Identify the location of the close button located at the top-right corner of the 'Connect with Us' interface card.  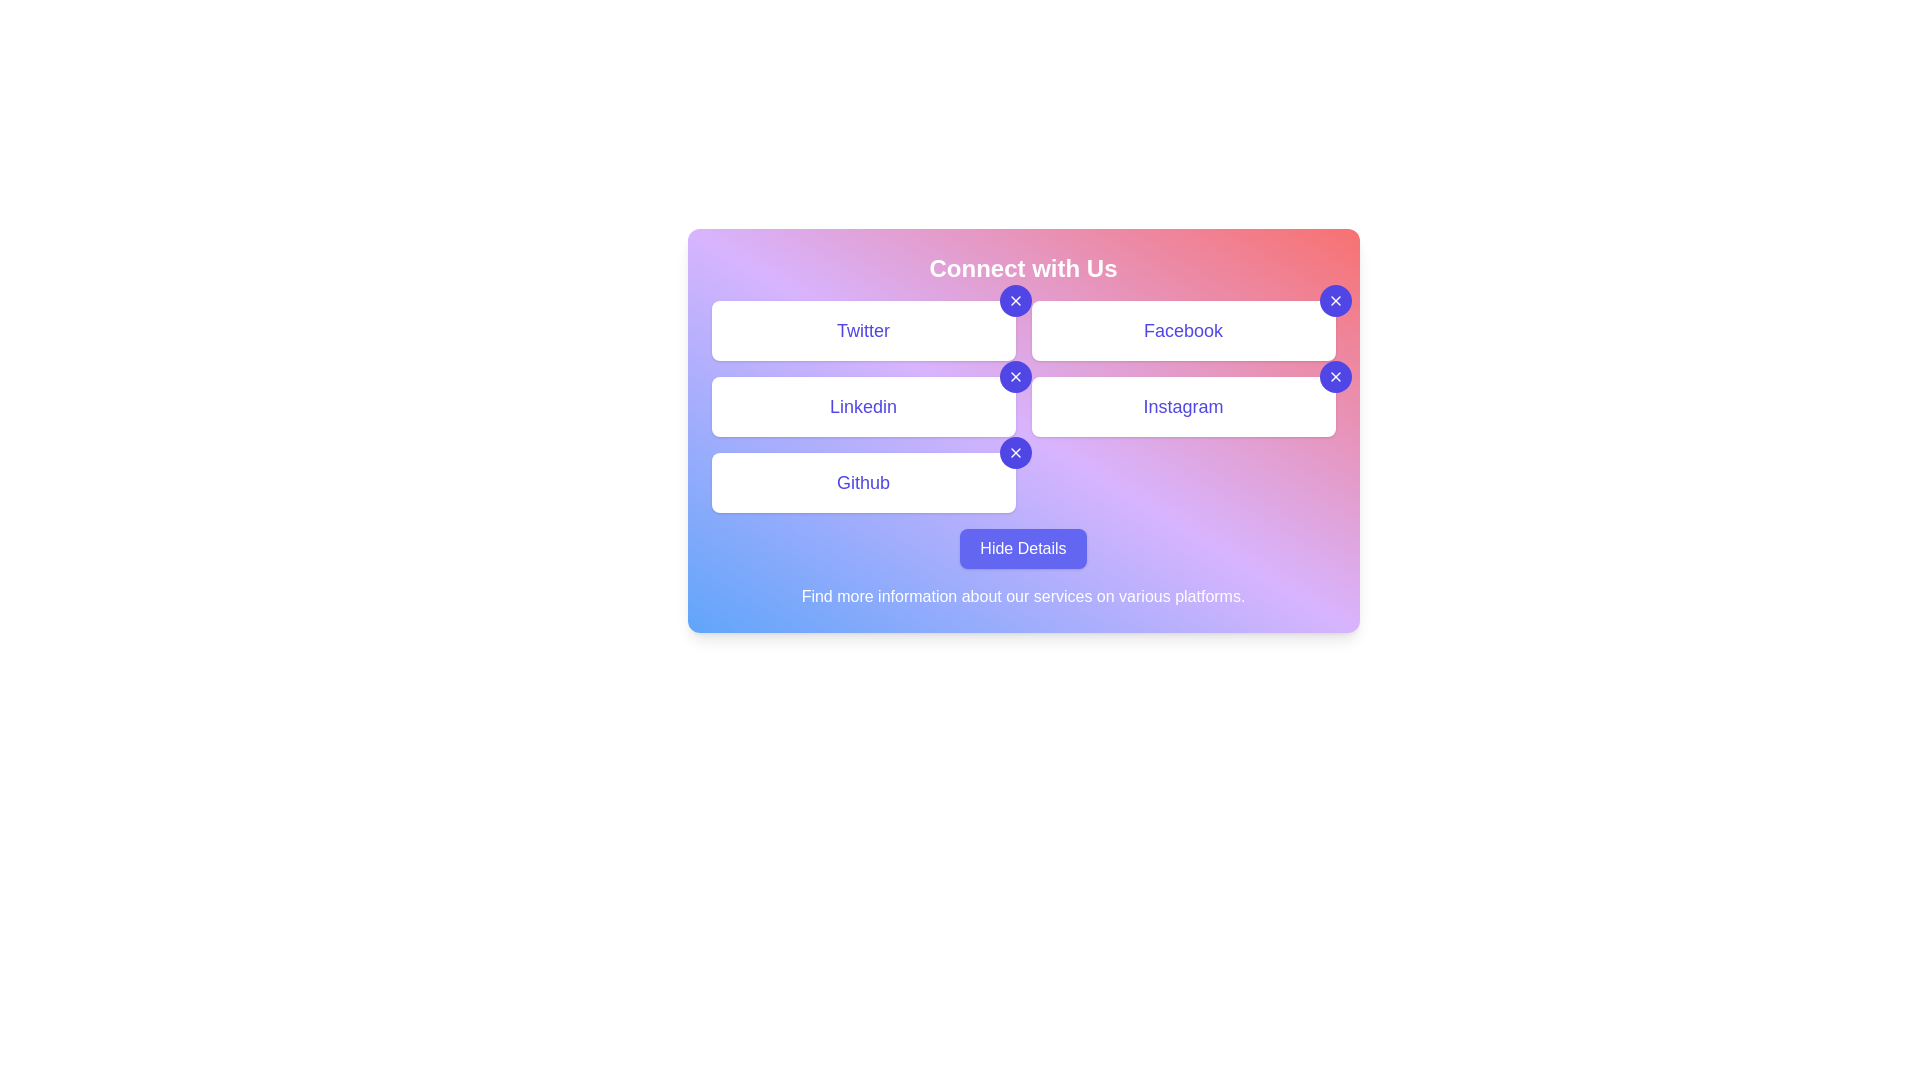
(1015, 300).